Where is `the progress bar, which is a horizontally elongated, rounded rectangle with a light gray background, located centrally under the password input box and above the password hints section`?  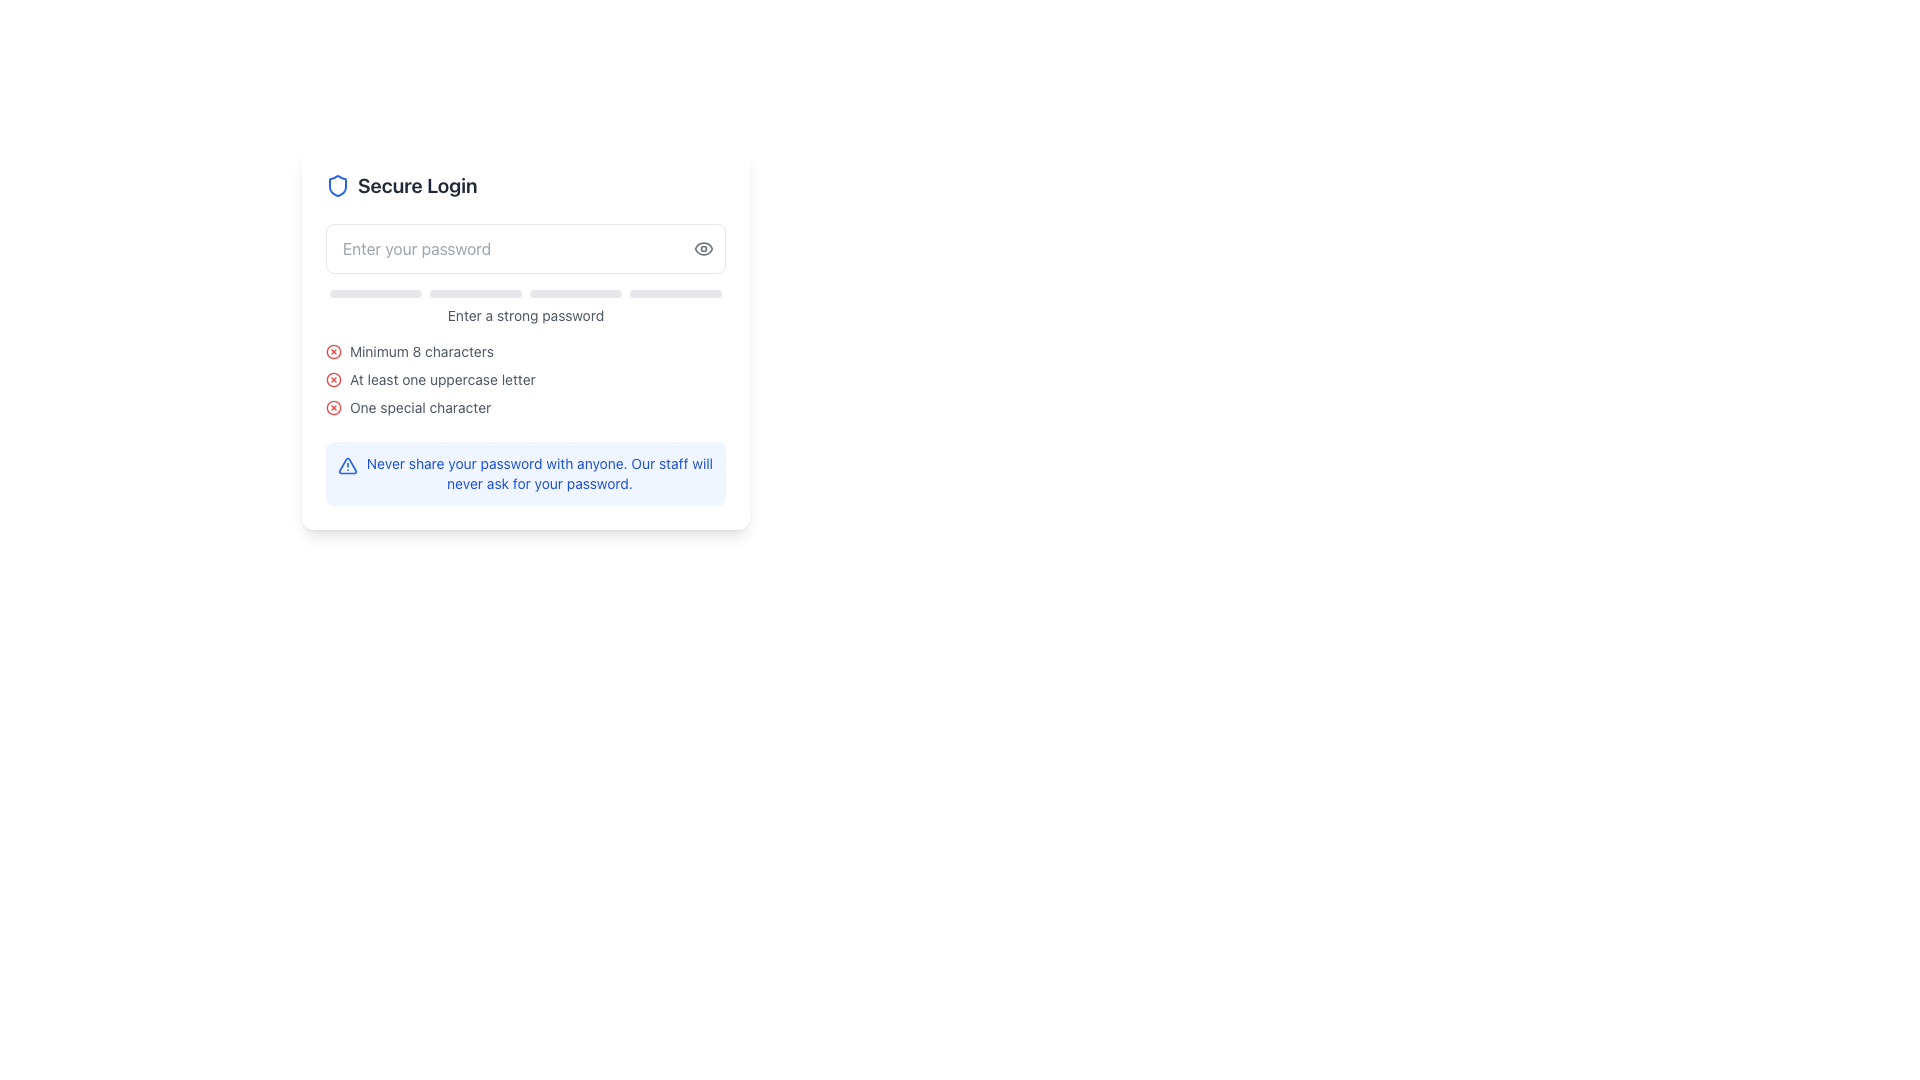
the progress bar, which is a horizontally elongated, rounded rectangle with a light gray background, located centrally under the password input box and above the password hints section is located at coordinates (575, 293).